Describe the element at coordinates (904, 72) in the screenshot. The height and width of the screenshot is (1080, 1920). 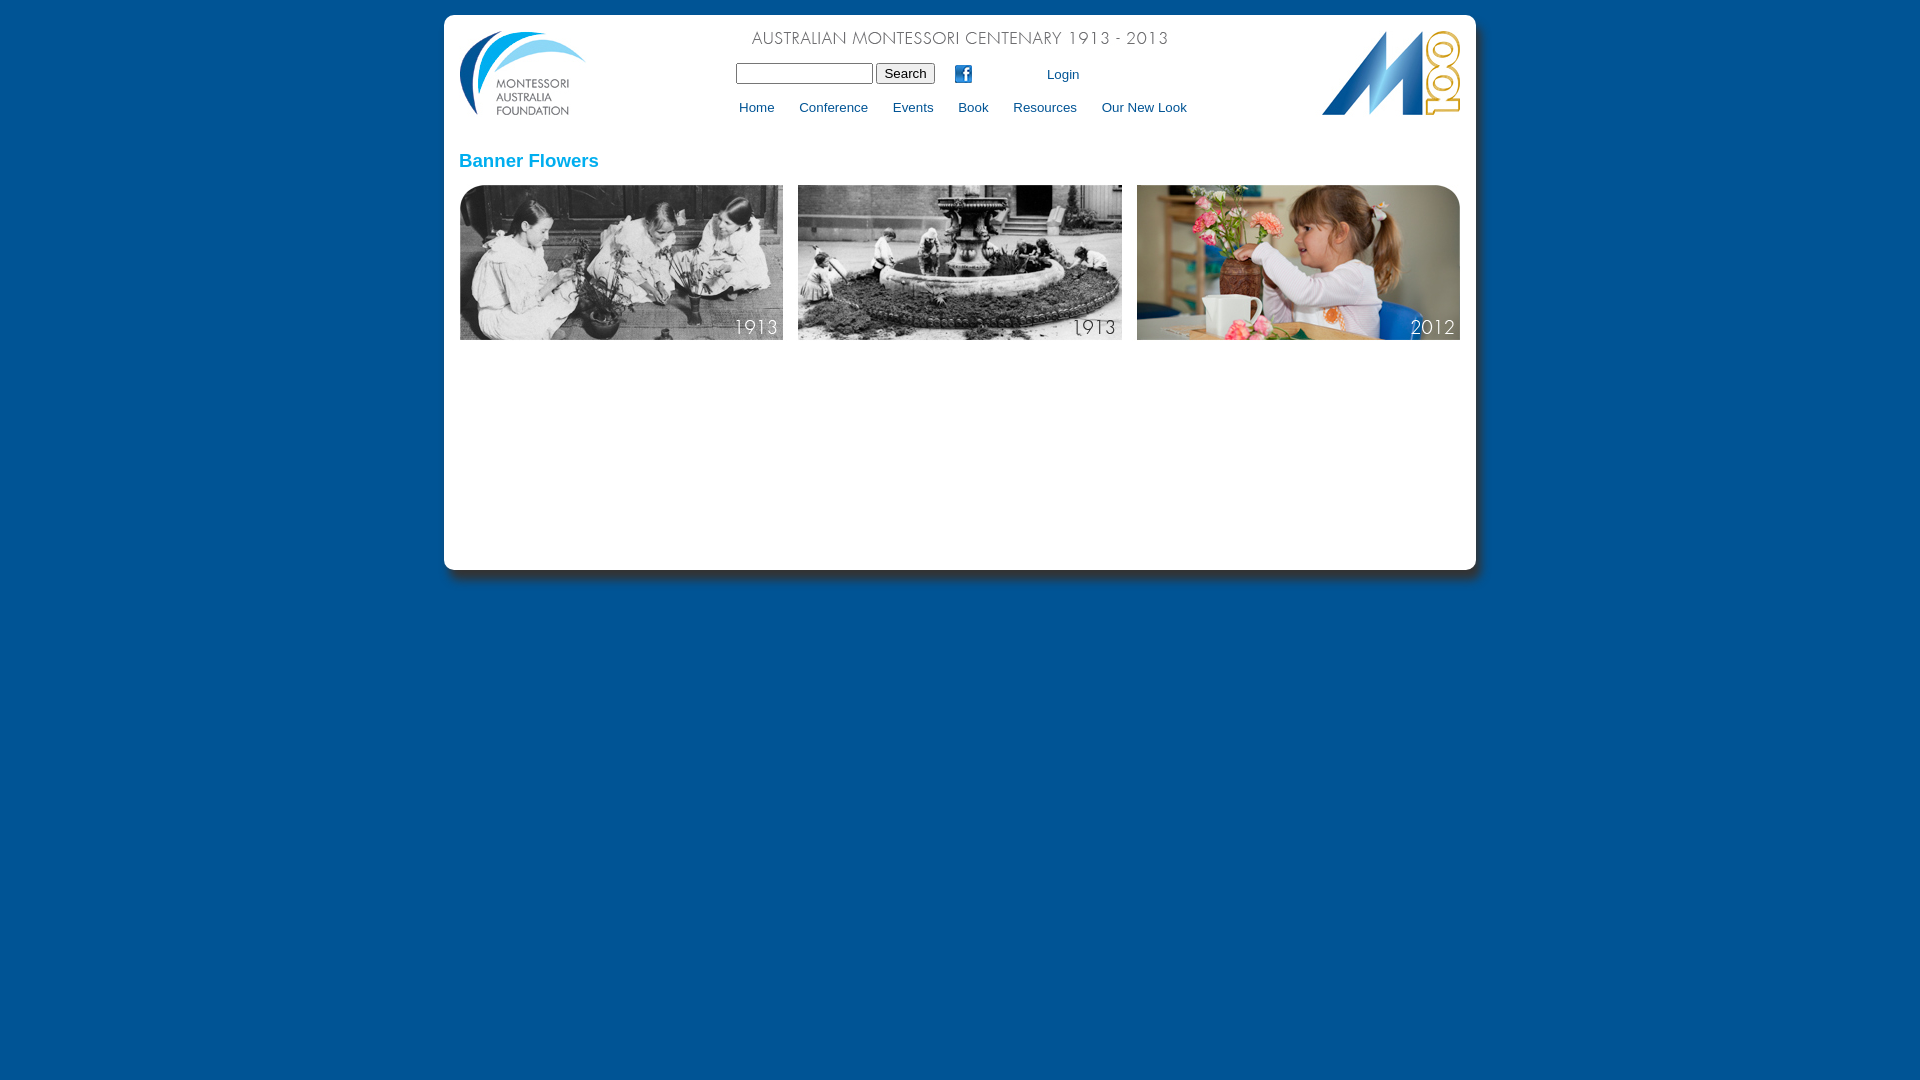
I see `'Search'` at that location.